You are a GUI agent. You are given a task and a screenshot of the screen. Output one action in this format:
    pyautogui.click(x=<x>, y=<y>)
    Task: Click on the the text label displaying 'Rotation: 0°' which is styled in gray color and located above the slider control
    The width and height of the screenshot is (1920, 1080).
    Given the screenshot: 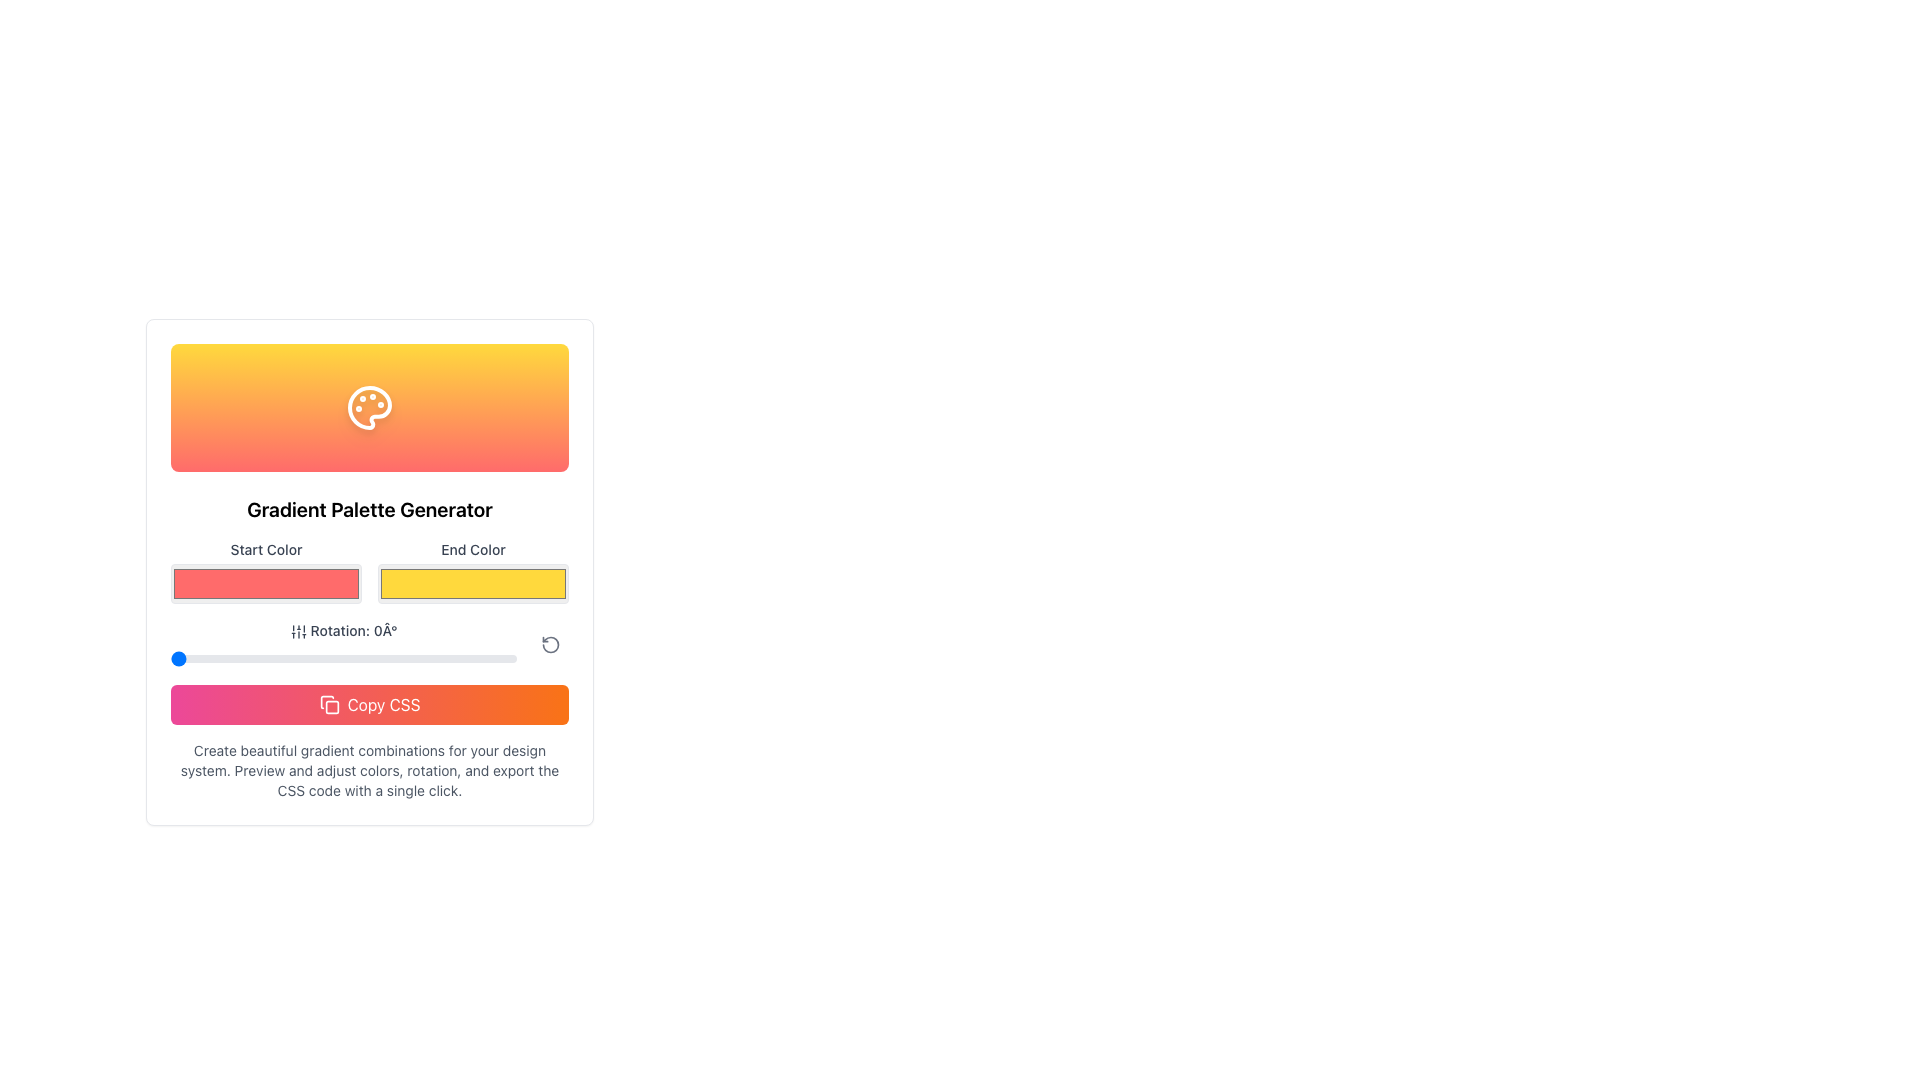 What is the action you would take?
    pyautogui.click(x=344, y=644)
    